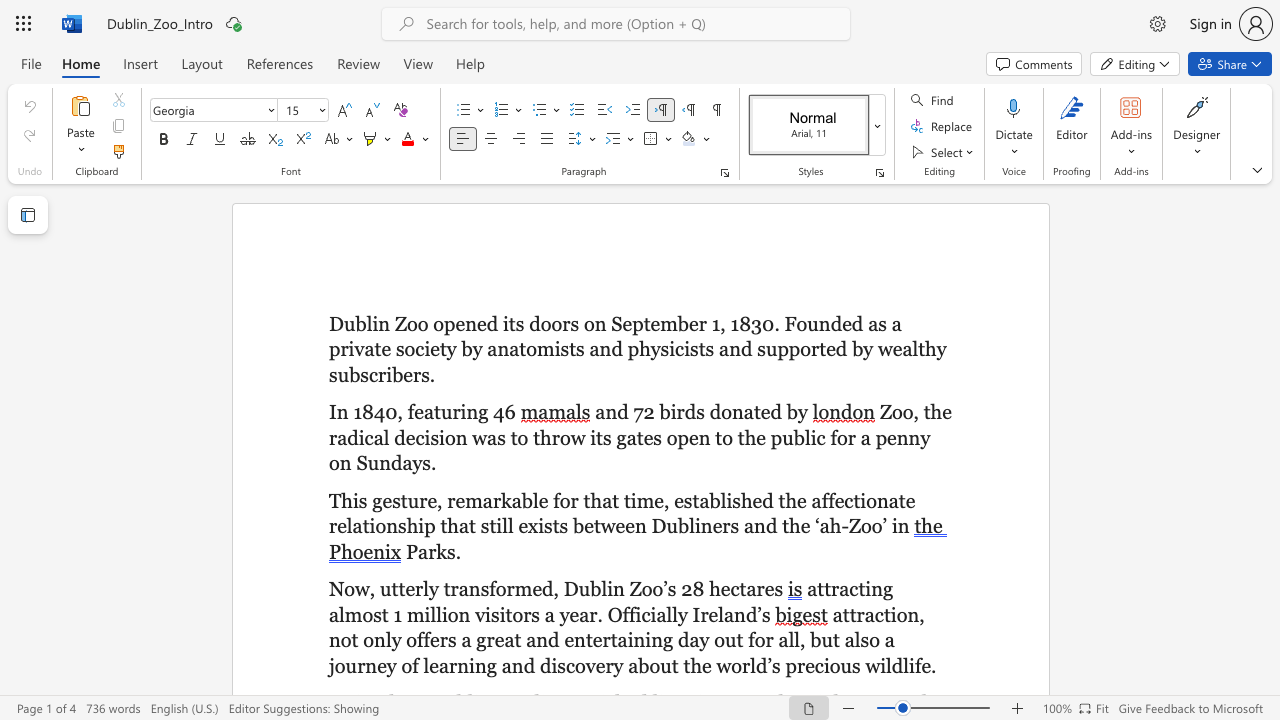 This screenshot has width=1280, height=720. I want to click on the subset text "ture, remarkable for tha" within the text "This gesture, remarkable for that time,", so click(400, 499).